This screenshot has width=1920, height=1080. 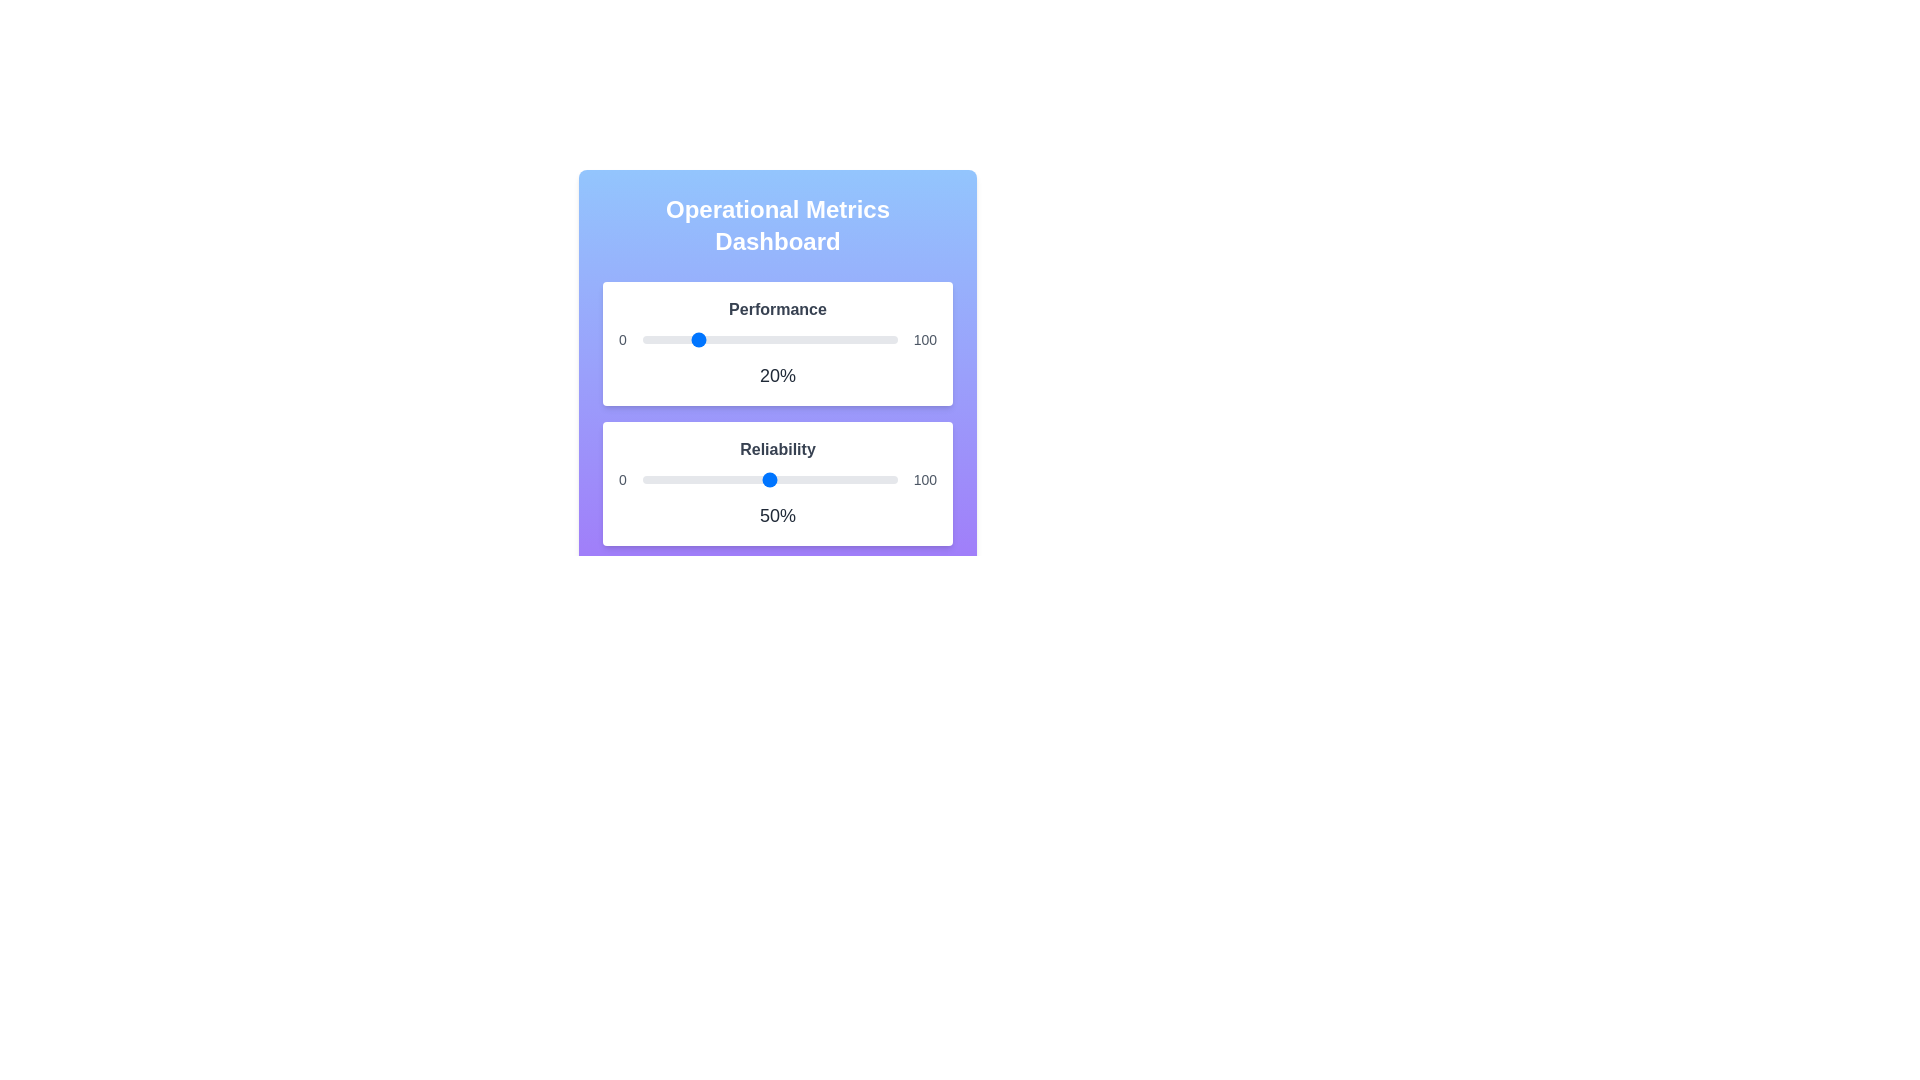 What do you see at coordinates (924, 338) in the screenshot?
I see `the text label displaying the number '100', which is styled in gray and located to the right of the horizontal slider for the 'Performance' metric` at bounding box center [924, 338].